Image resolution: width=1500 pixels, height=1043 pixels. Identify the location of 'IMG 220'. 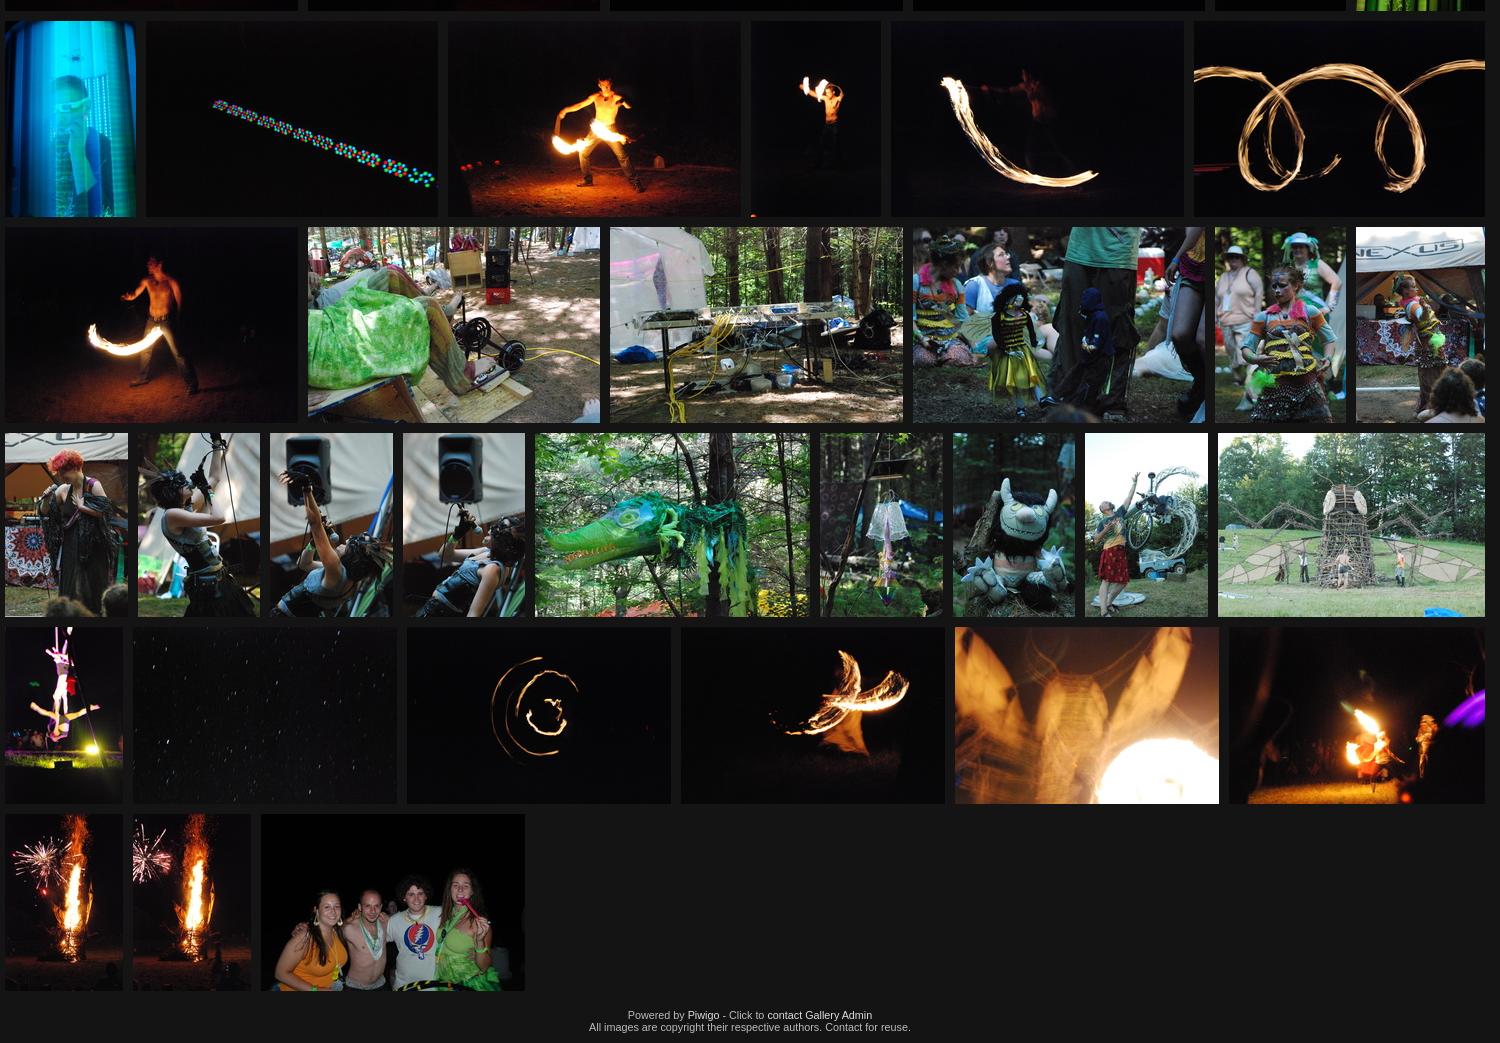
(1284, 24).